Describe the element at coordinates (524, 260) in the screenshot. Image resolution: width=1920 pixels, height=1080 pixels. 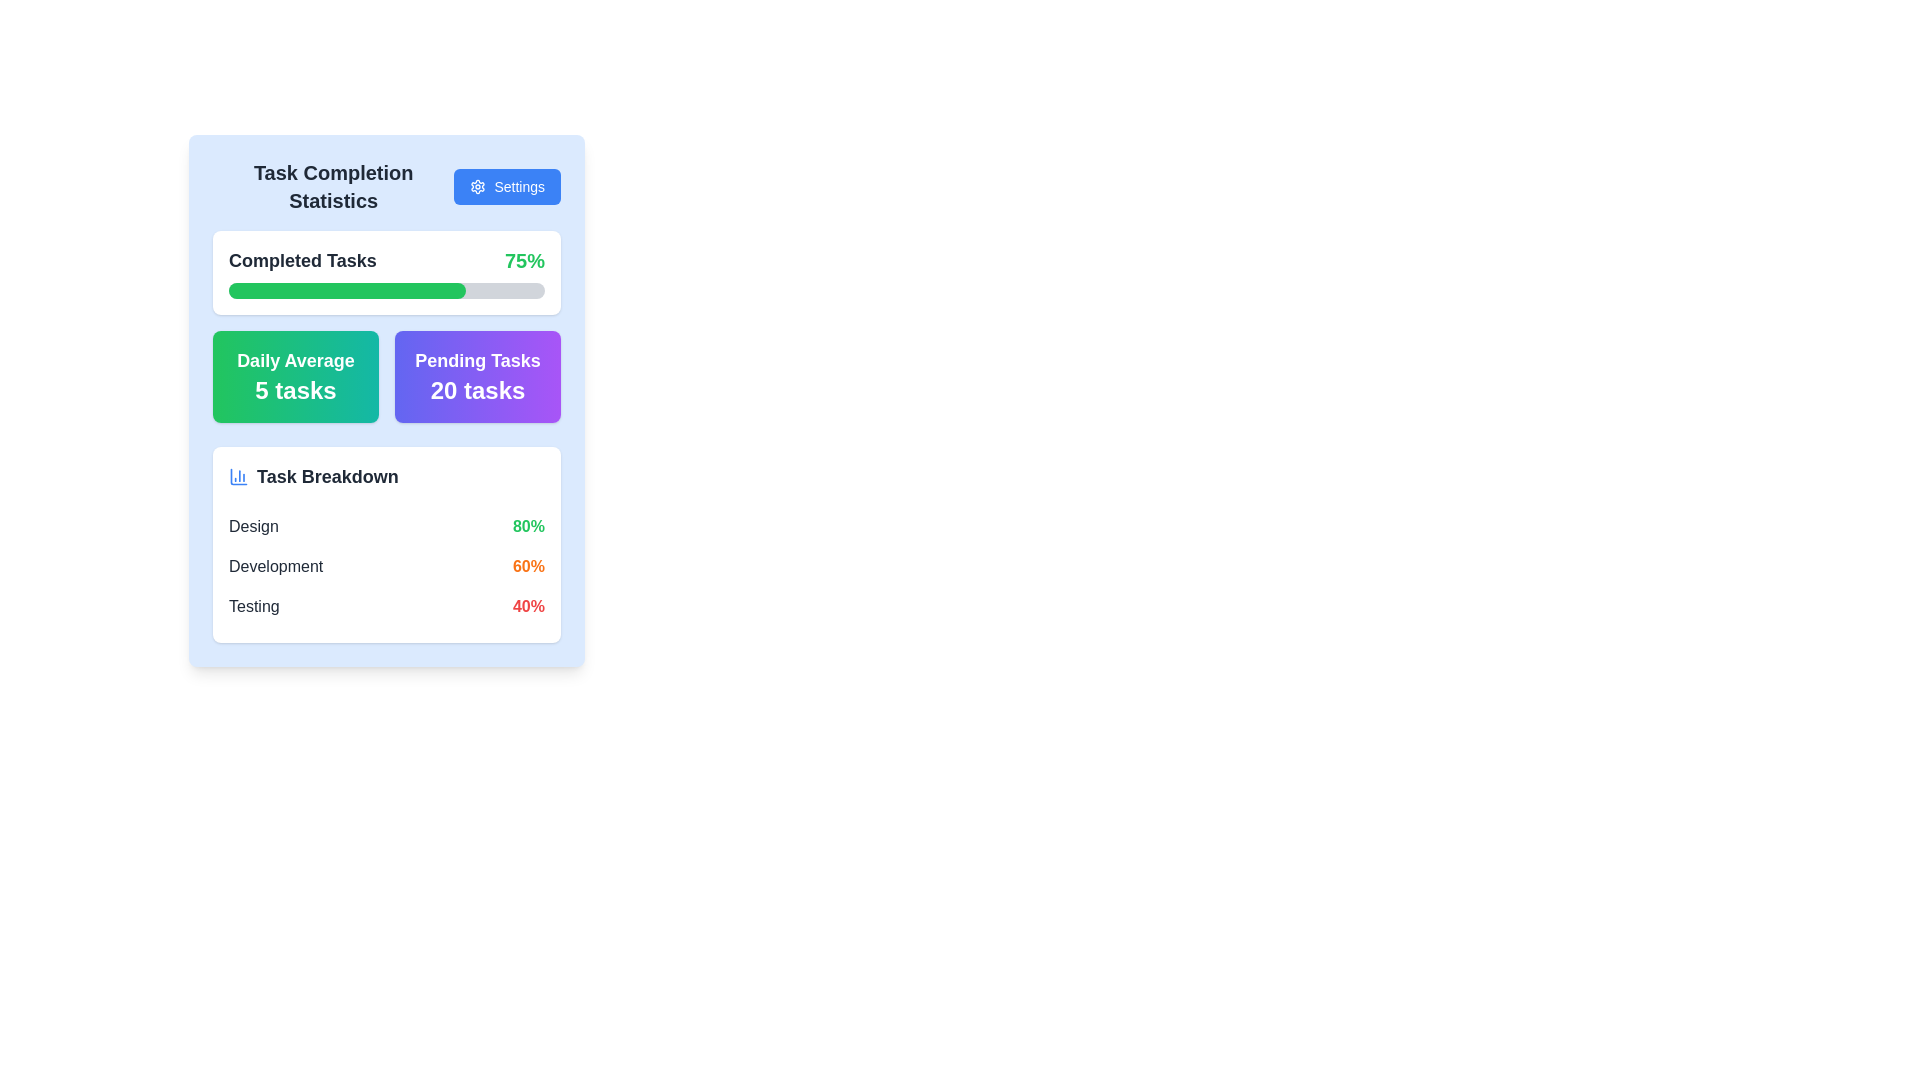
I see `the text display element showing '75%' in the top-right corner of the 'Completed Tasks' section` at that location.